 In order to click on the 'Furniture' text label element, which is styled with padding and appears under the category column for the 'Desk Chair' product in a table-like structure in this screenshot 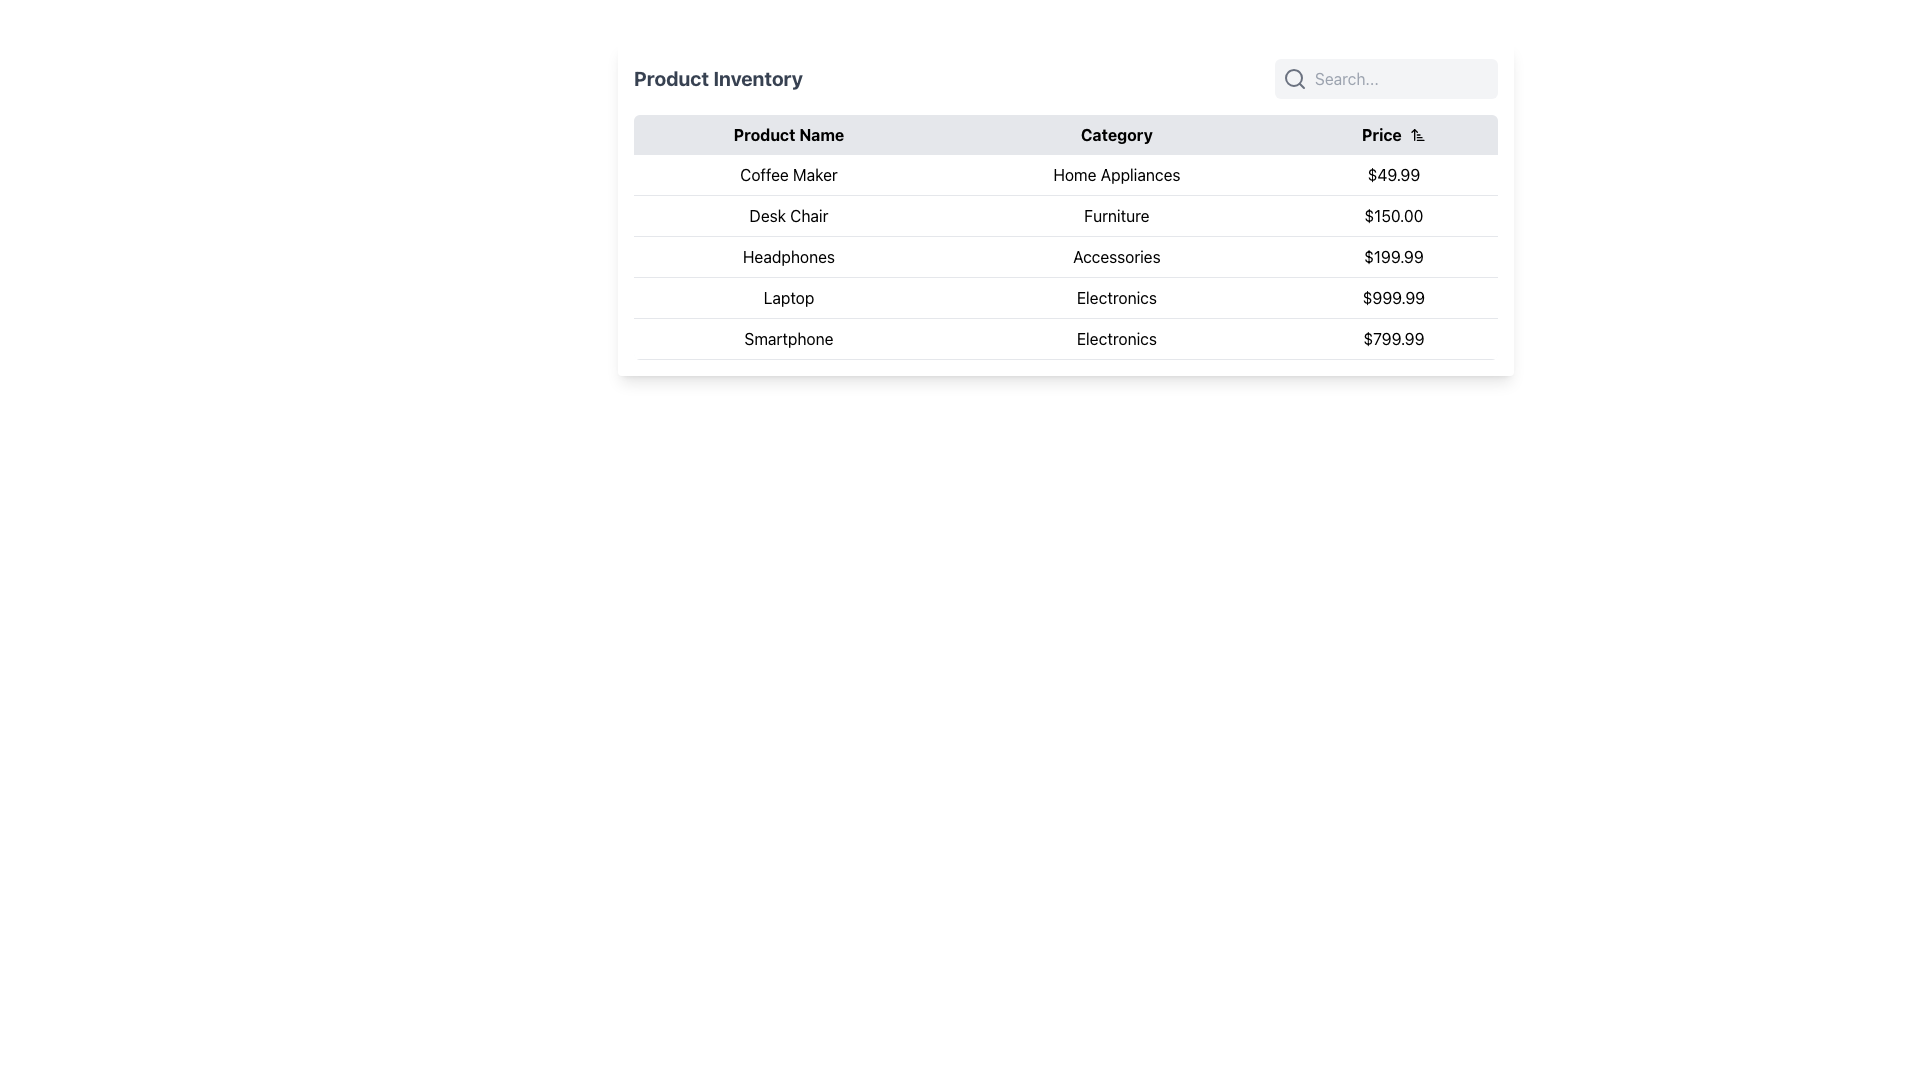, I will do `click(1115, 216)`.